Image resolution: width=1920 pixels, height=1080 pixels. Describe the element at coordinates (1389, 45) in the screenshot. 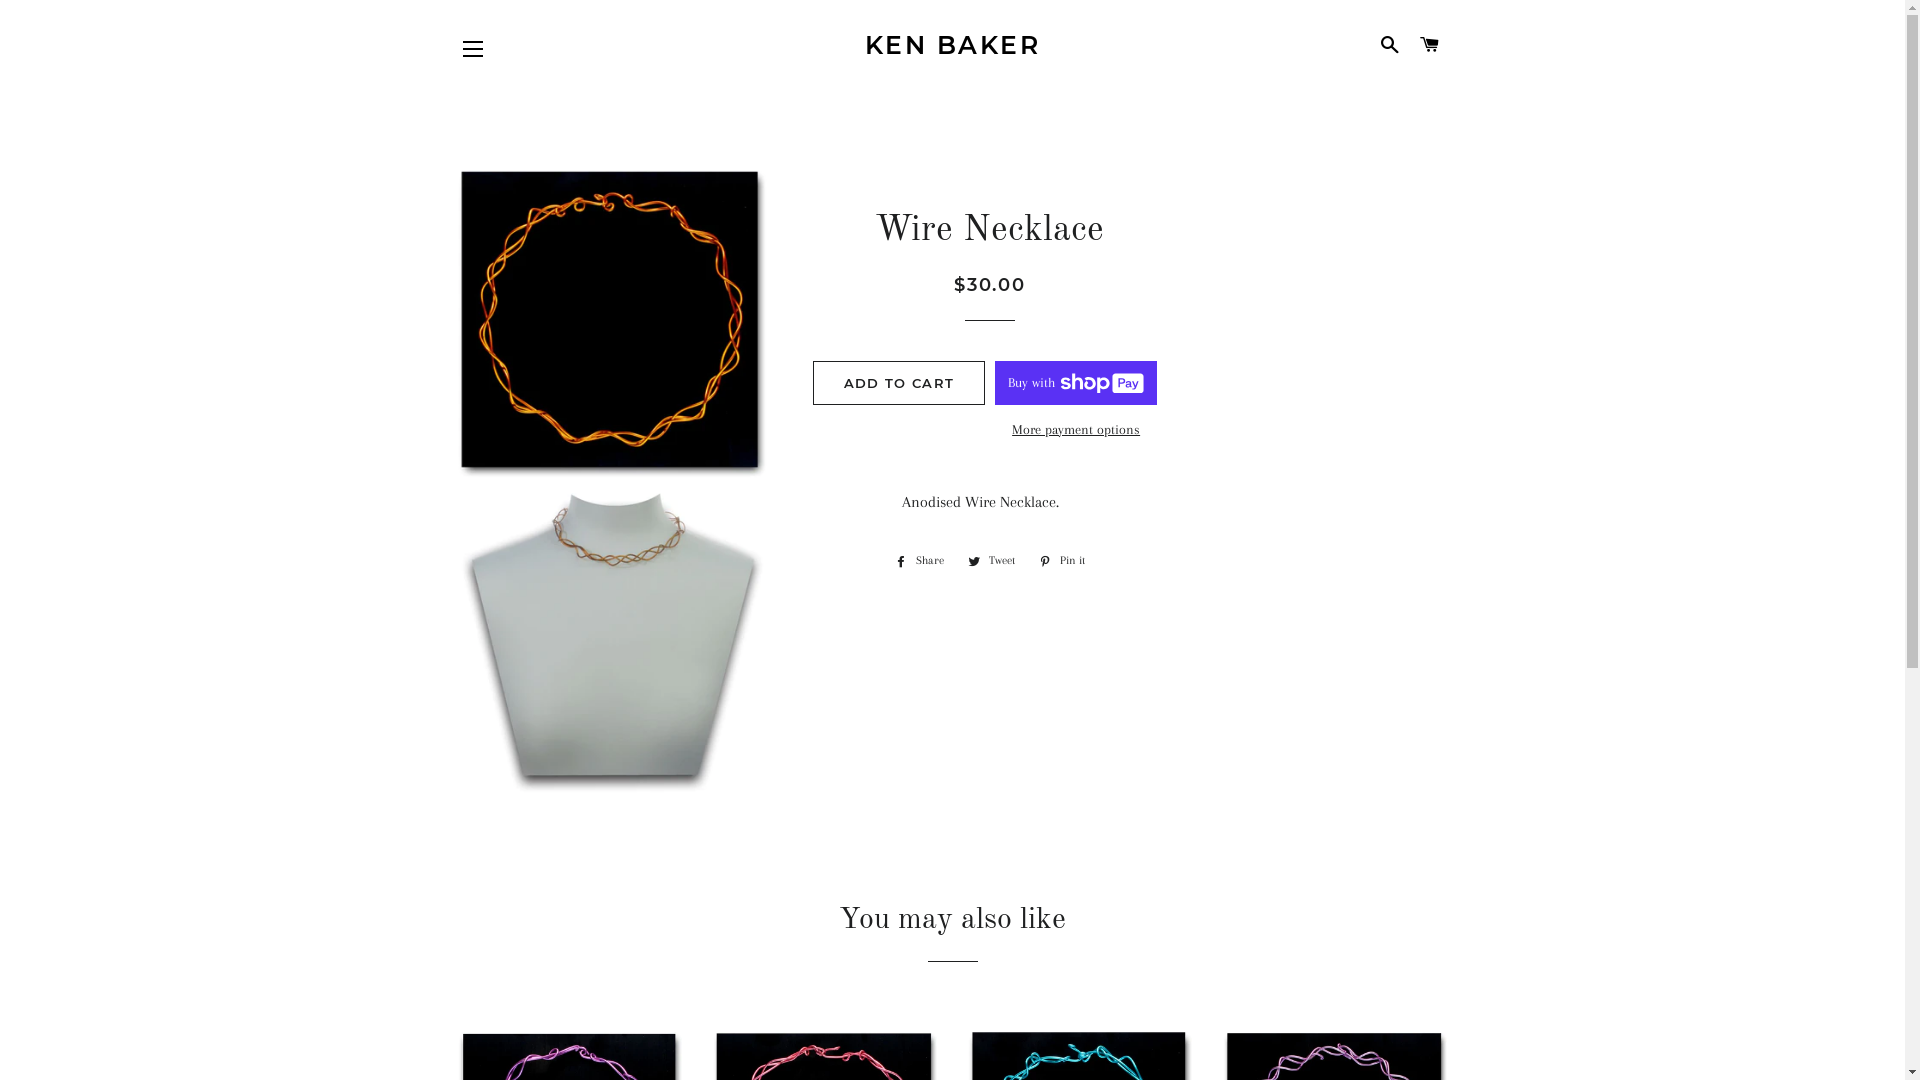

I see `'SEARCH'` at that location.